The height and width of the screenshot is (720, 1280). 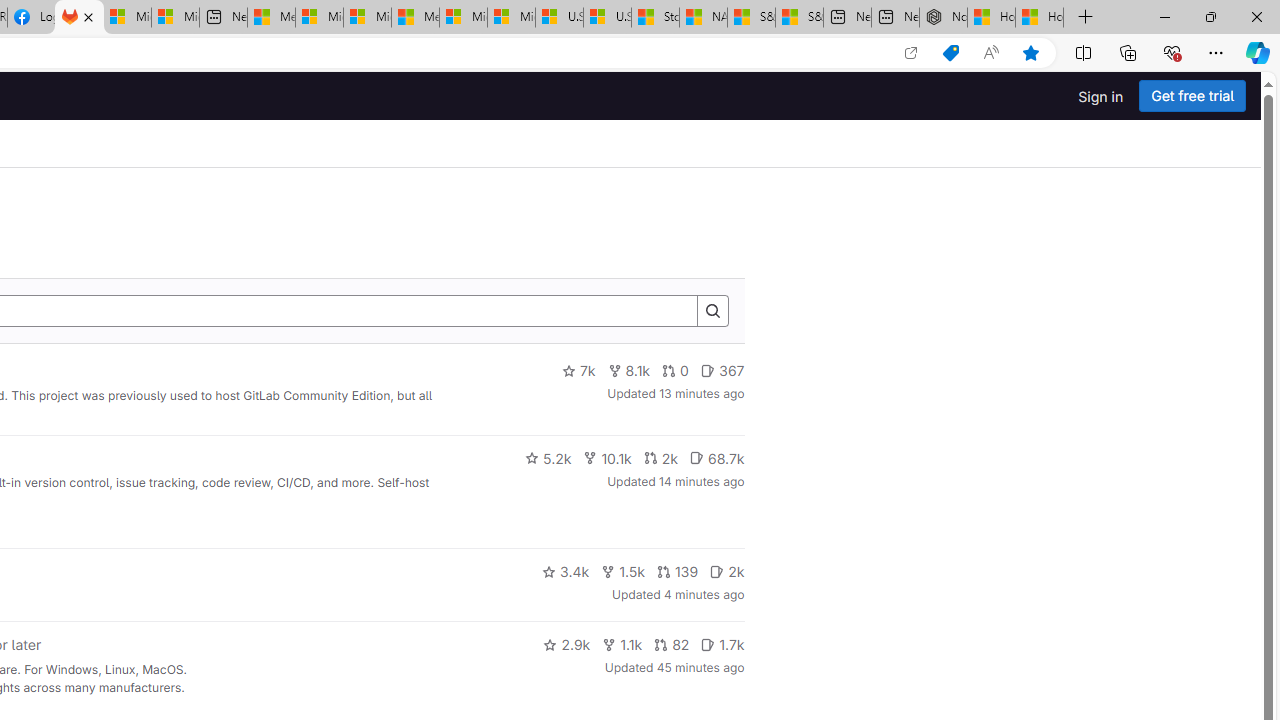 I want to click on '2.9k', so click(x=566, y=645).